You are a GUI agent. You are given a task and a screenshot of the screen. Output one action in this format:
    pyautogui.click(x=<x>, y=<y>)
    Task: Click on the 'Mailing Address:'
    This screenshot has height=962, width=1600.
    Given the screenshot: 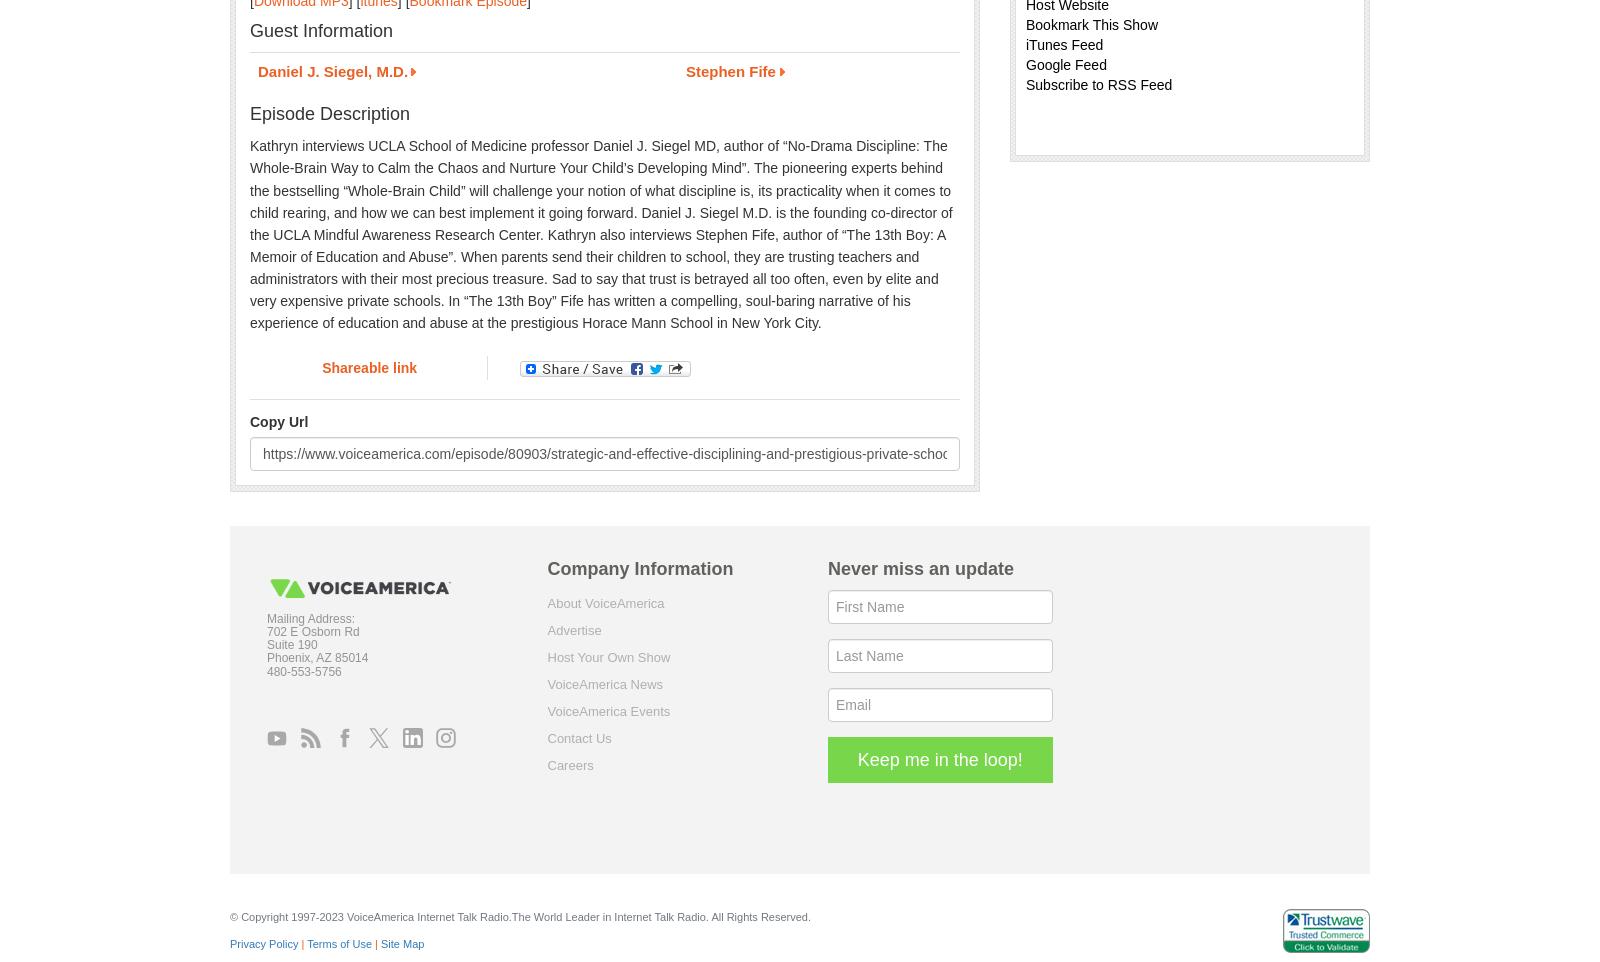 What is the action you would take?
    pyautogui.click(x=311, y=616)
    